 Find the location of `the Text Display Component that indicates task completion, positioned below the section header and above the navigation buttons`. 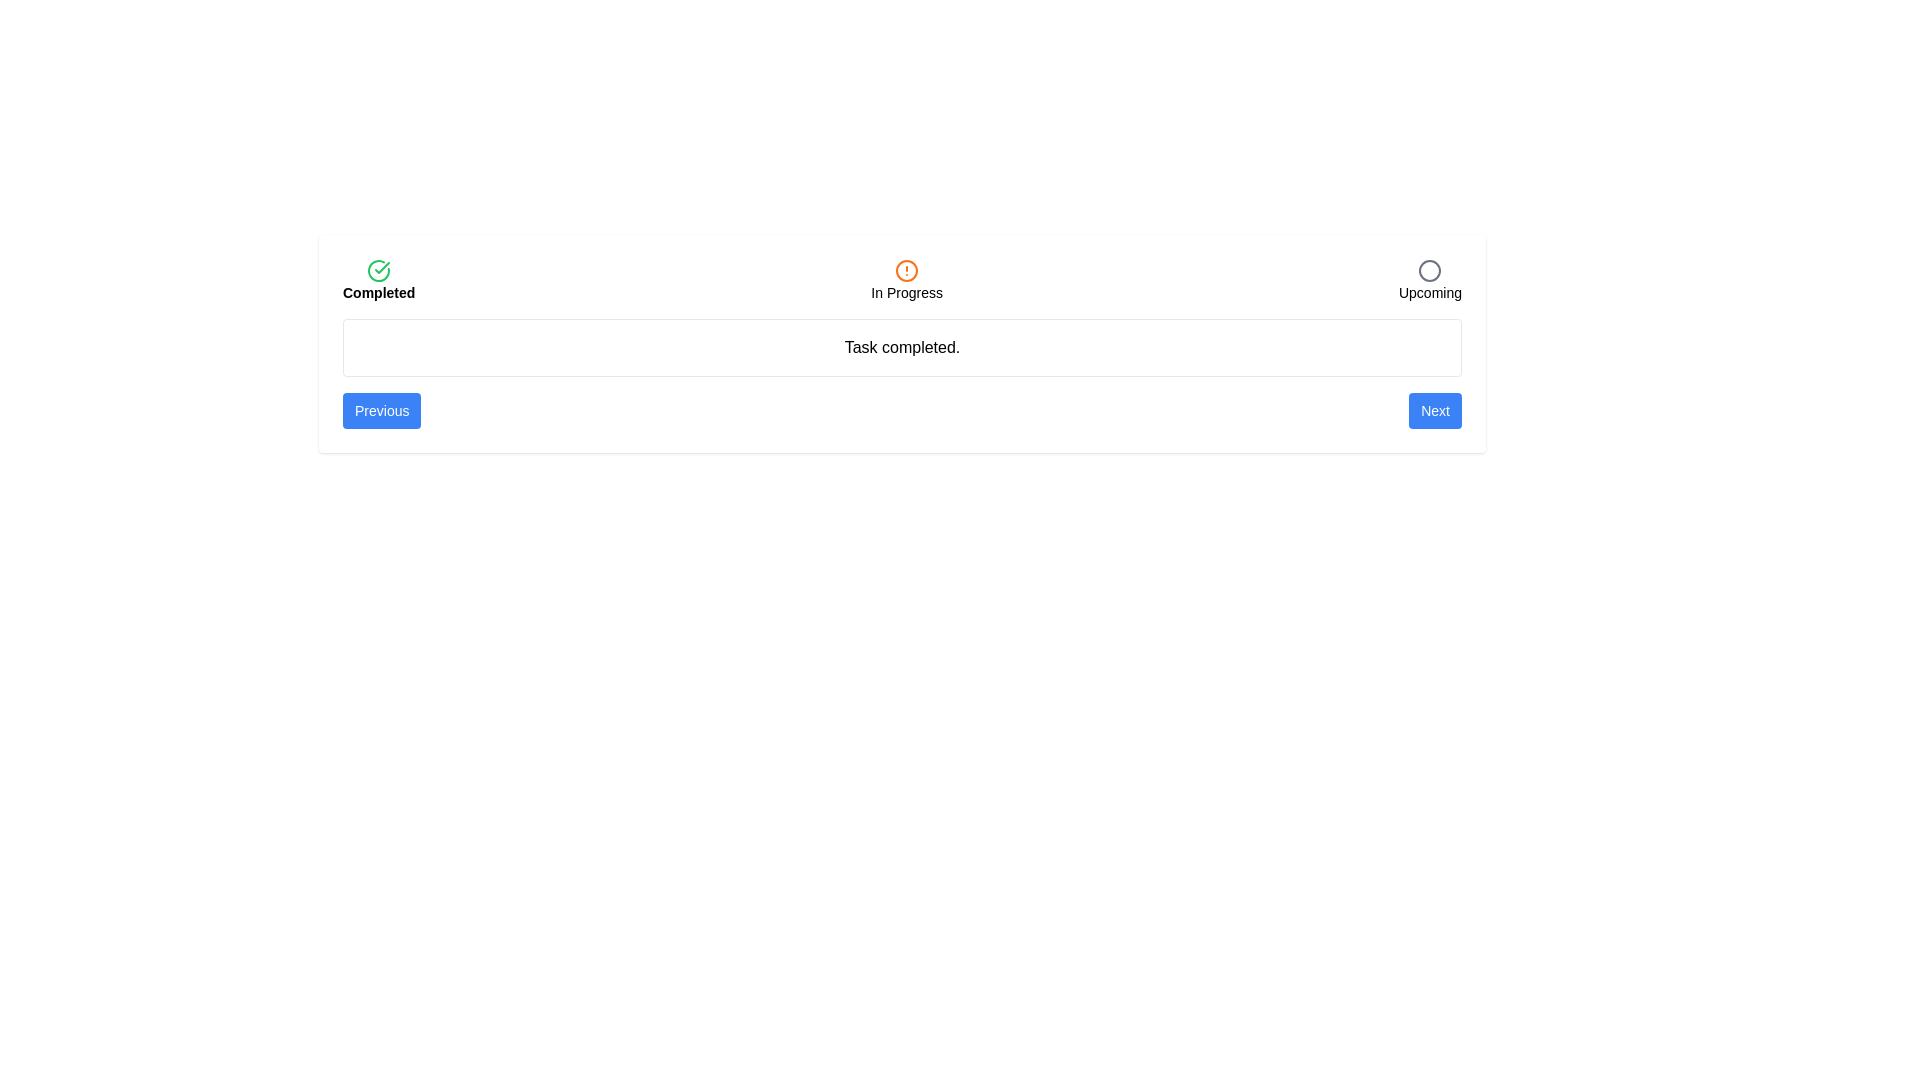

the Text Display Component that indicates task completion, positioned below the section header and above the navigation buttons is located at coordinates (901, 346).